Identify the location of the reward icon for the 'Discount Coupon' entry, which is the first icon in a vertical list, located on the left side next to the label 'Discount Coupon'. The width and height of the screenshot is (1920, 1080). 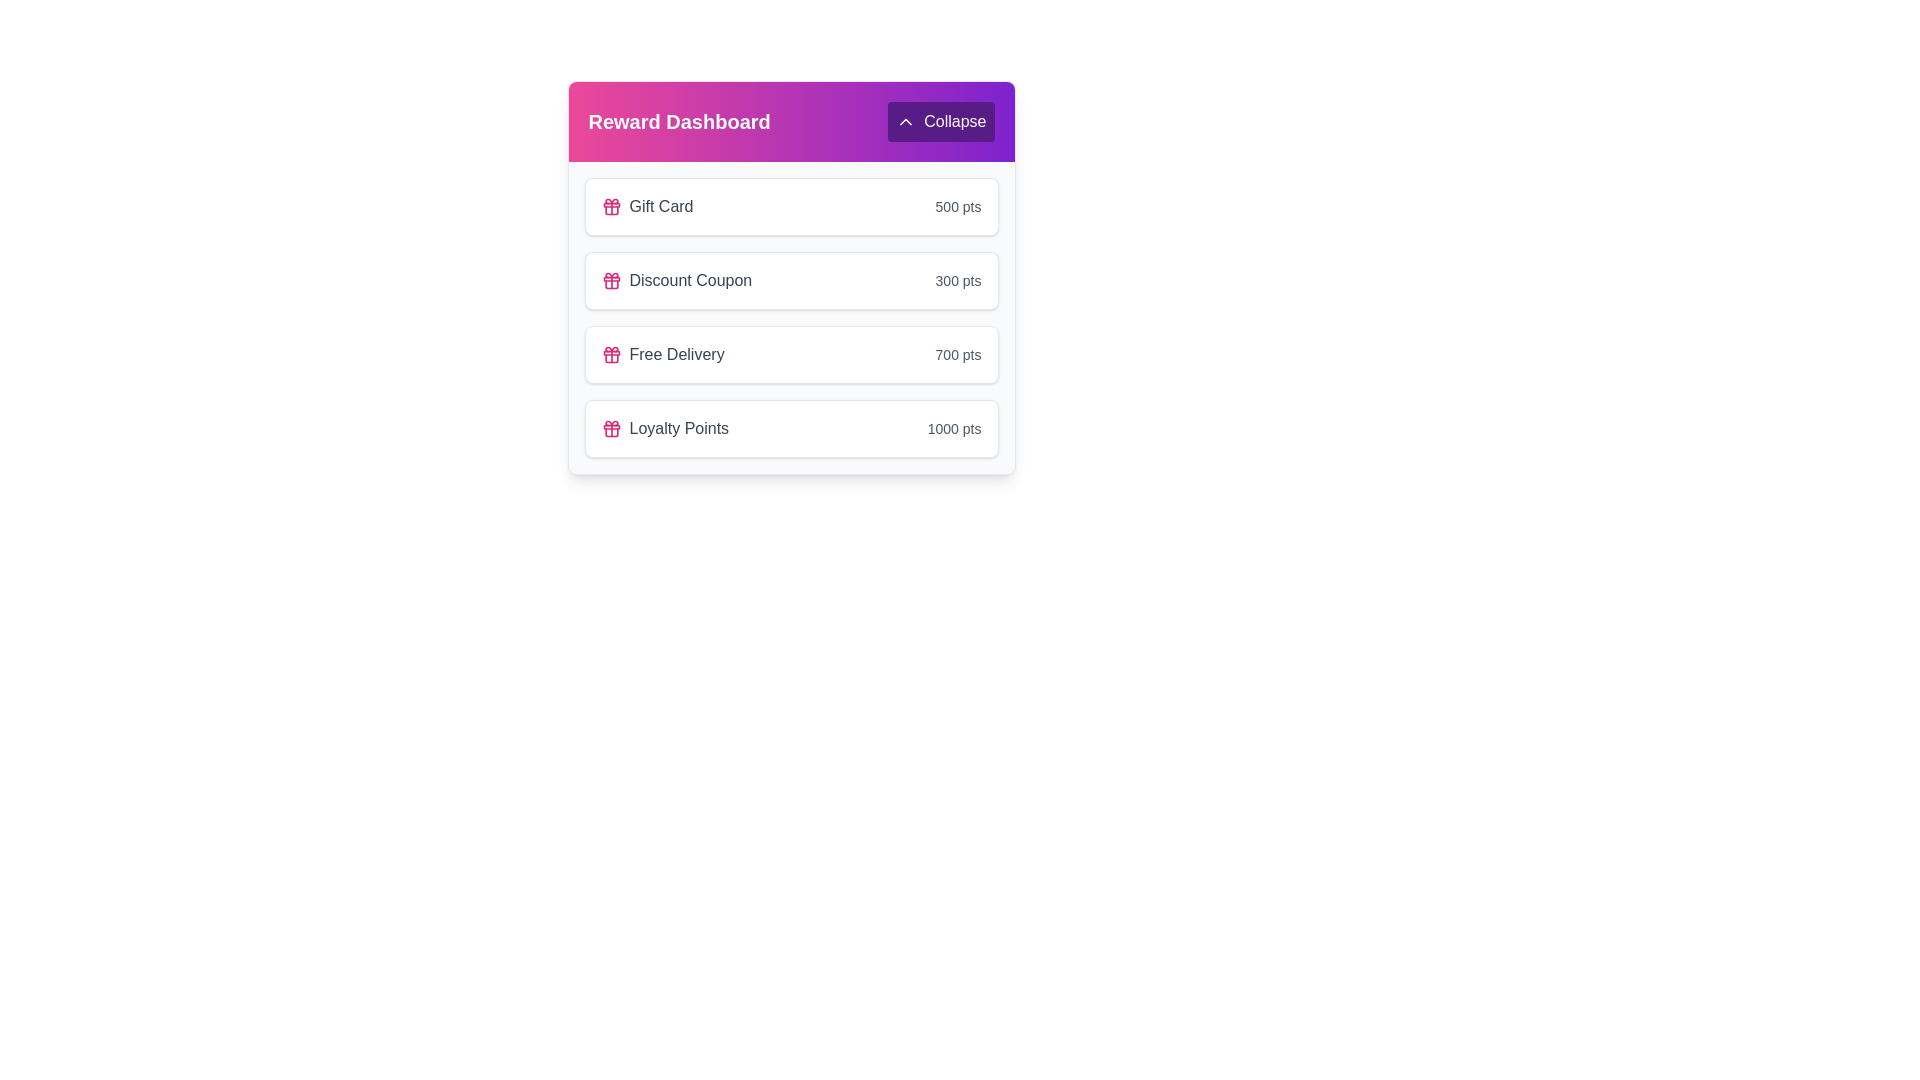
(610, 281).